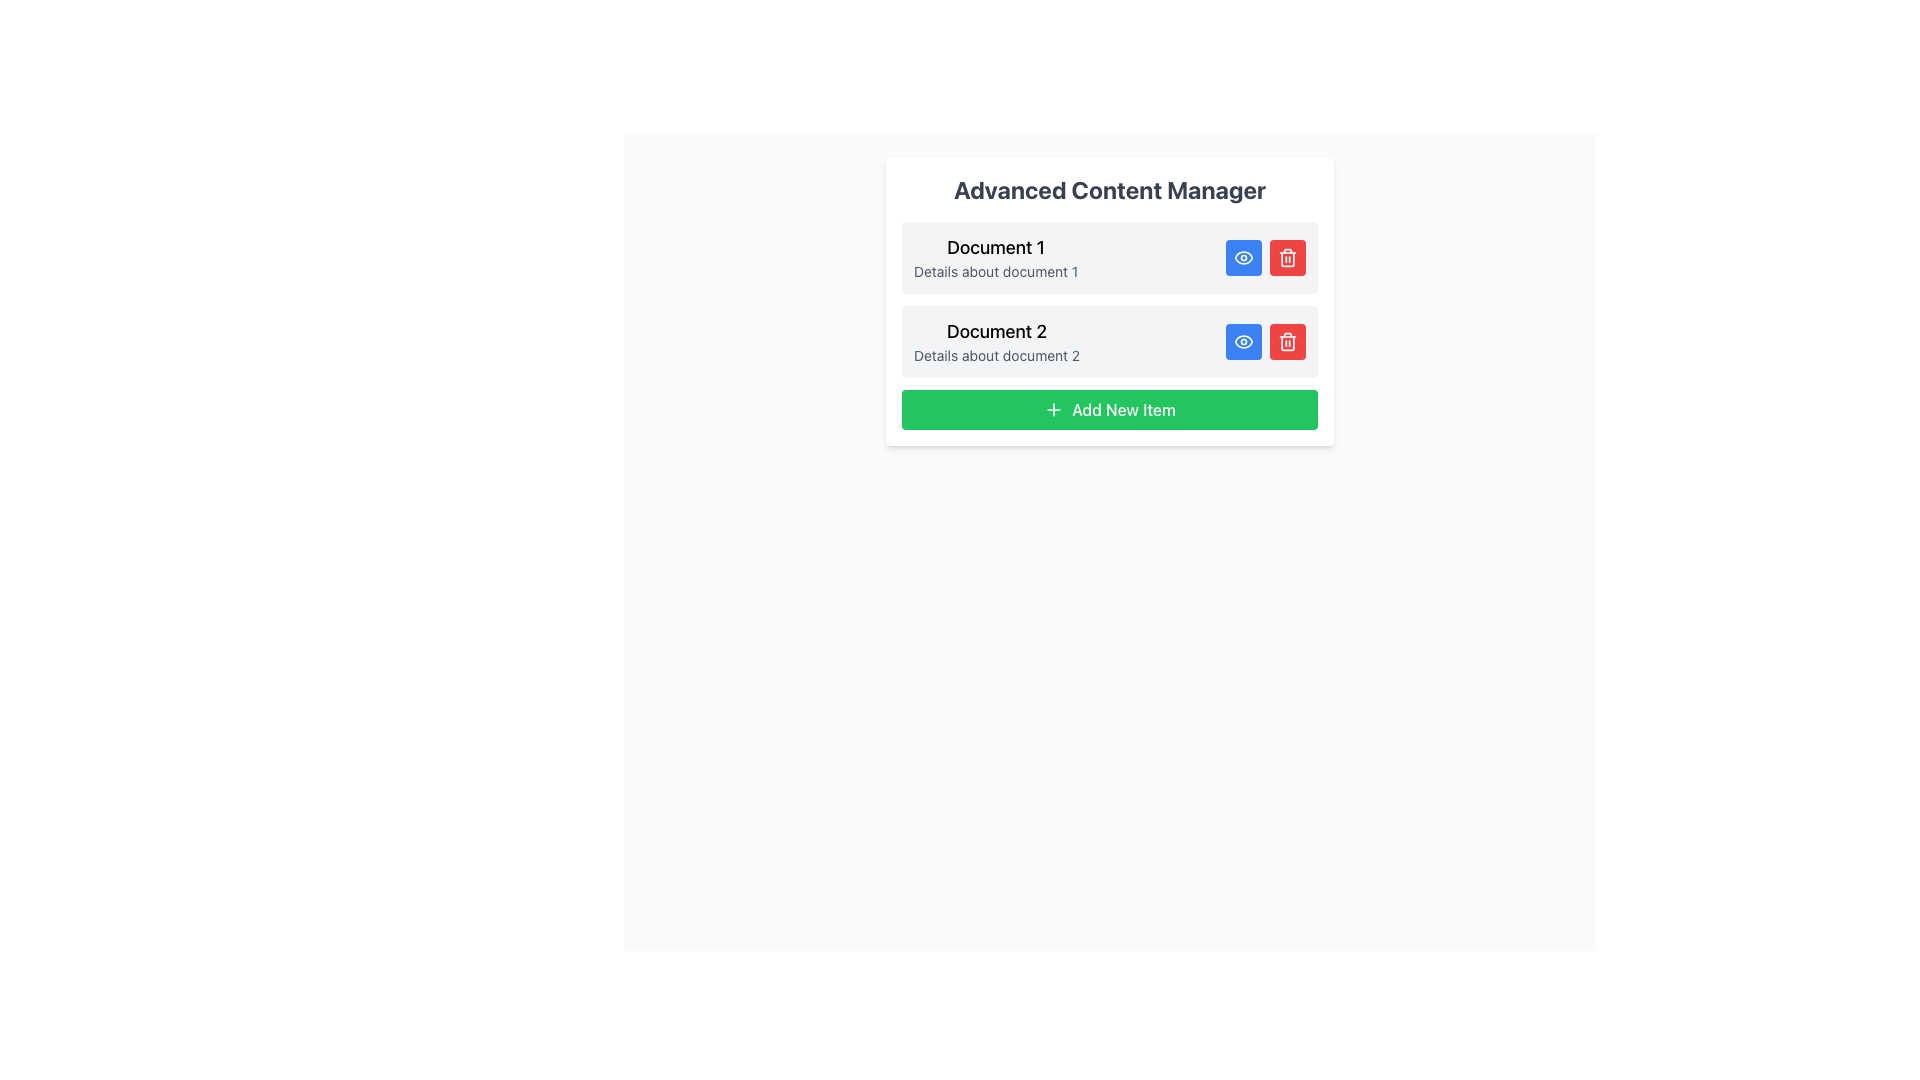  I want to click on the small gray text label that reads 'Details about document 1', which is located below the bold title 'Document 1', so click(996, 272).